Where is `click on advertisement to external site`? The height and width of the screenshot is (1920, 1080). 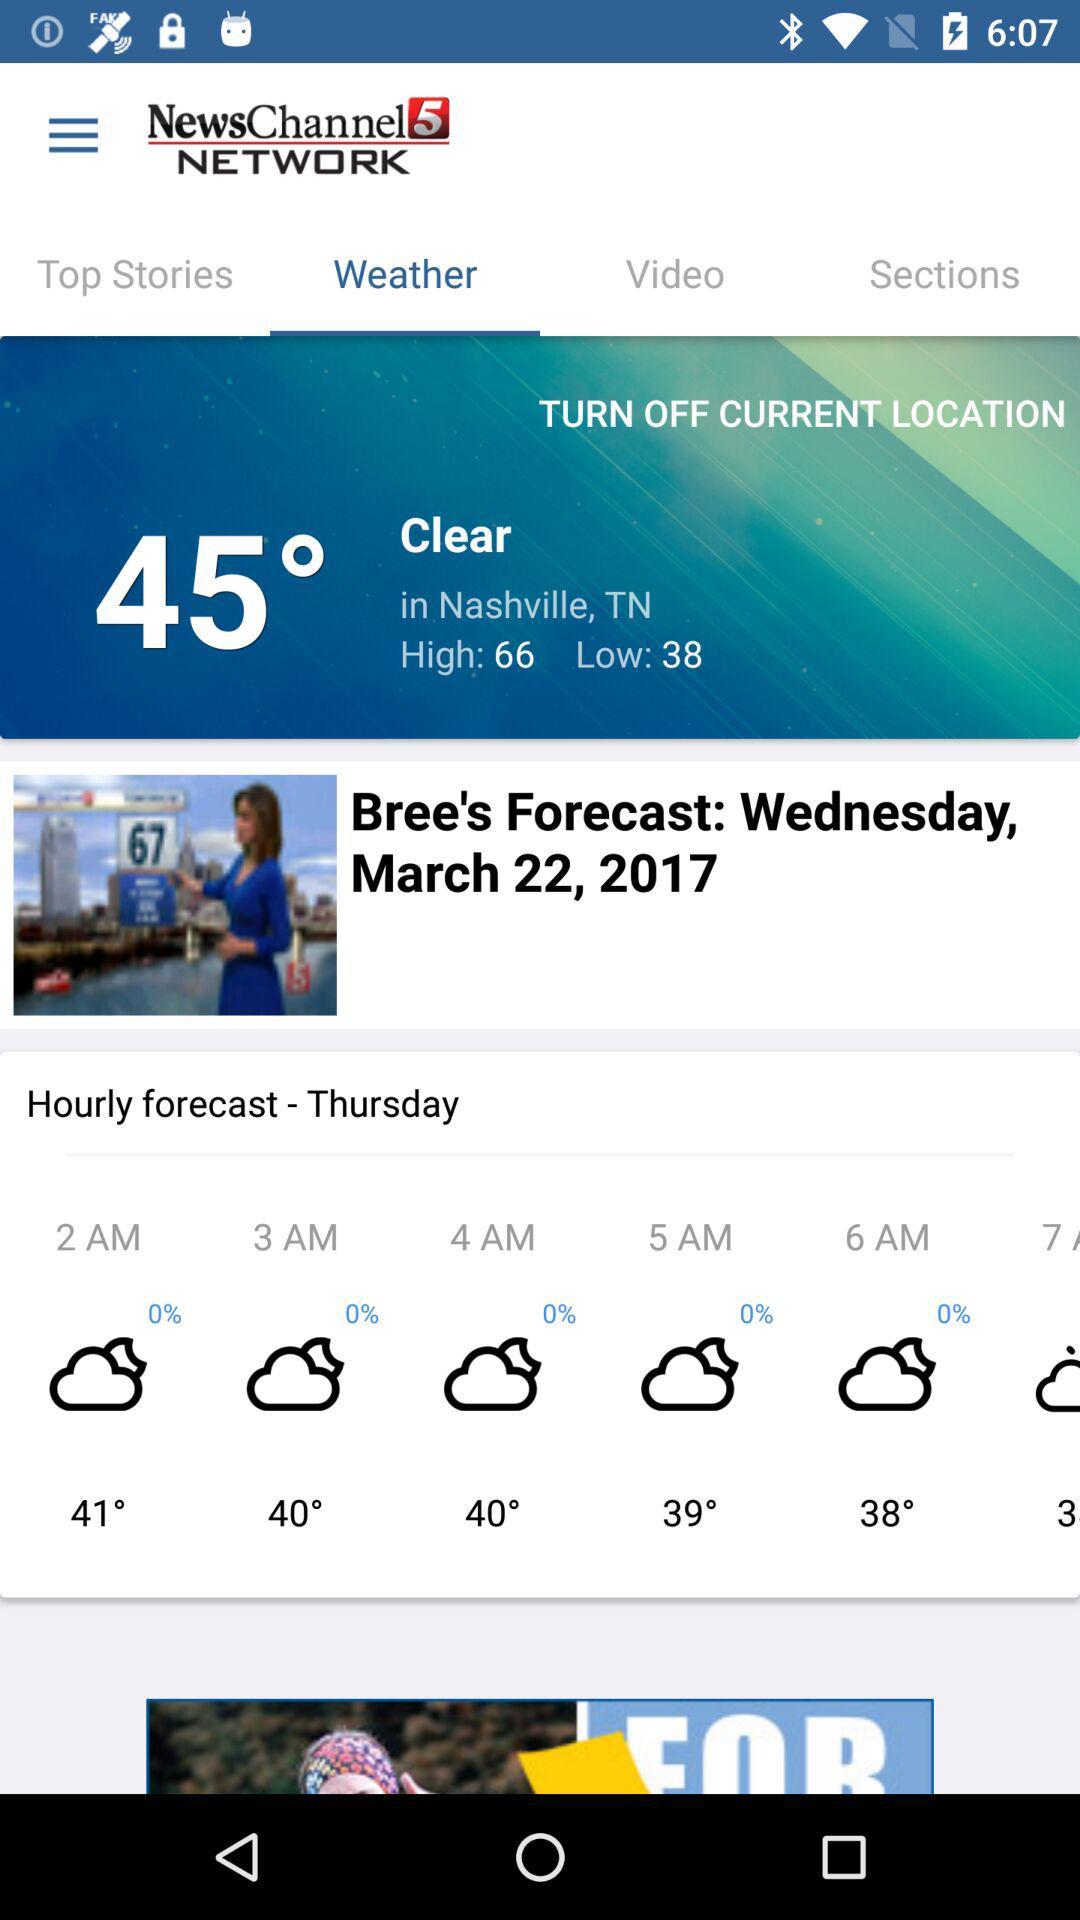
click on advertisement to external site is located at coordinates (540, 1745).